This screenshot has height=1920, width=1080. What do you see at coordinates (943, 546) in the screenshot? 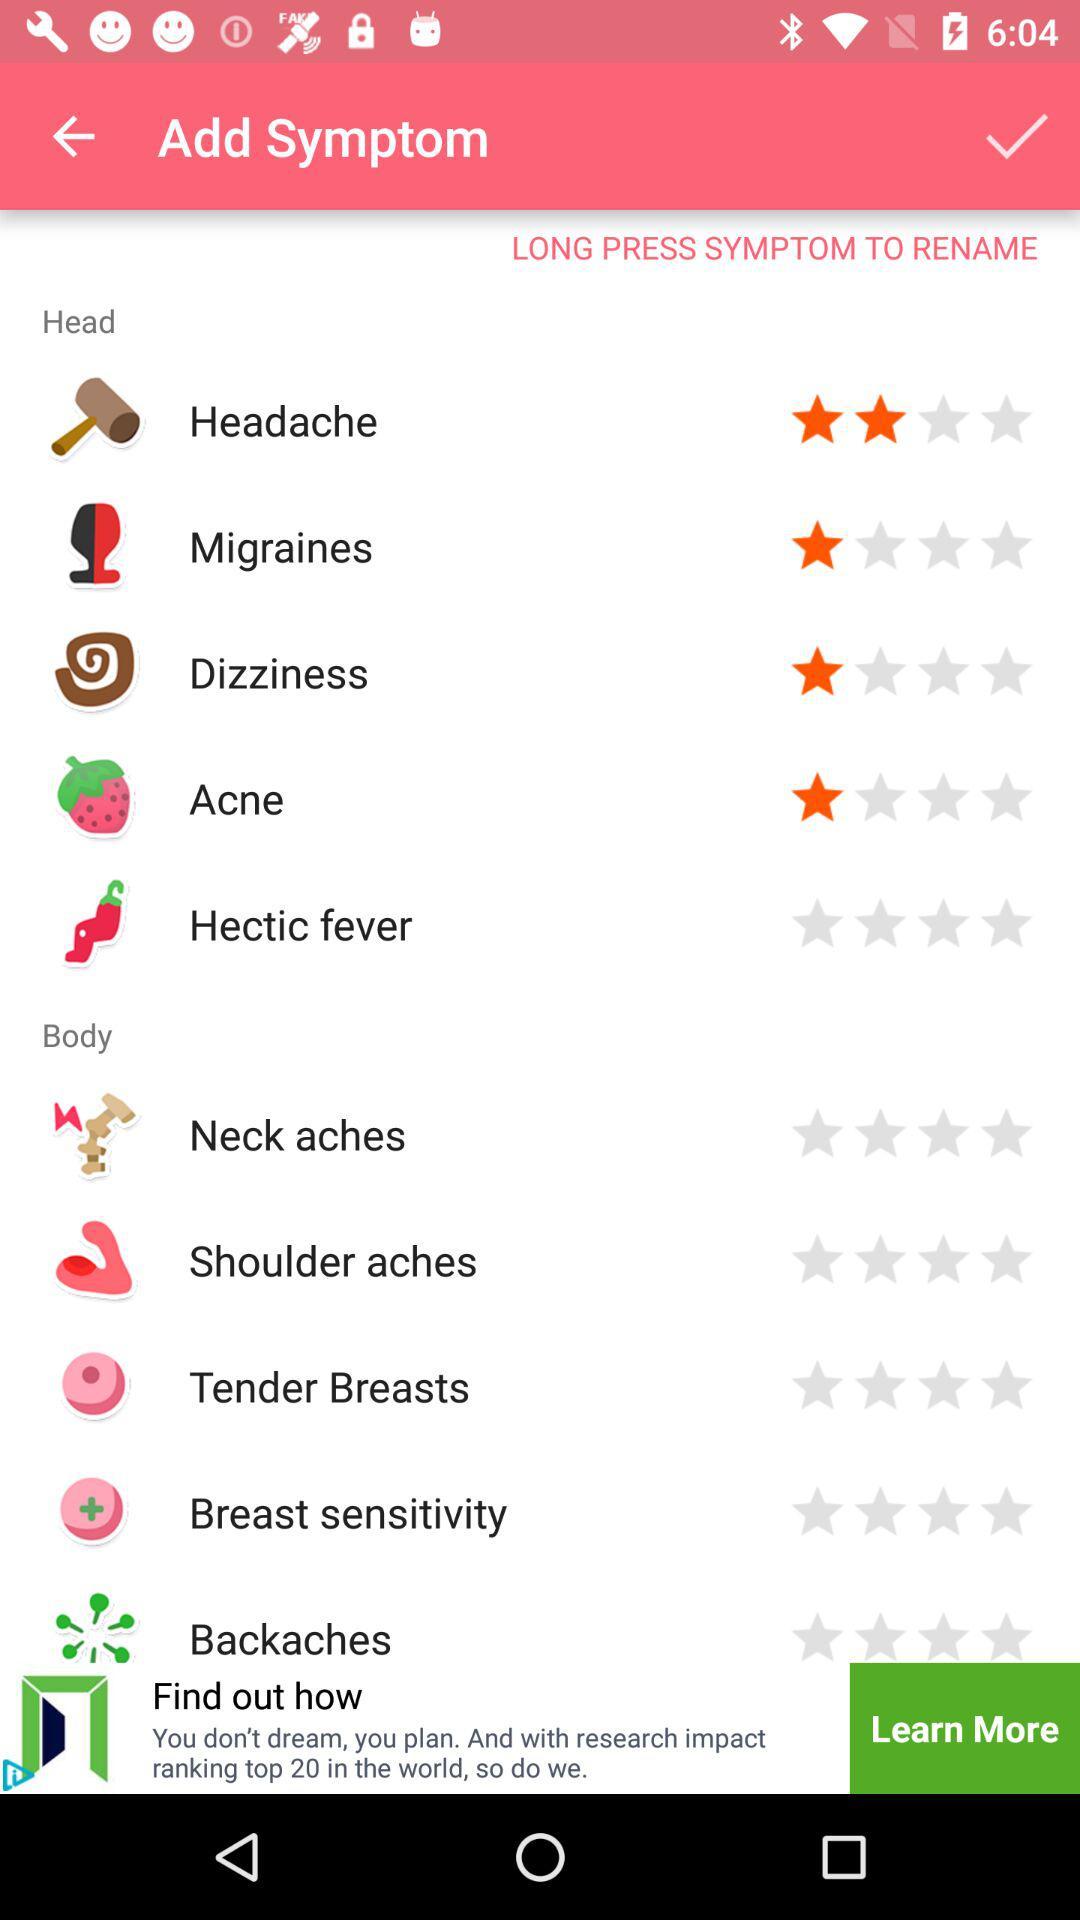
I see `rate` at bounding box center [943, 546].